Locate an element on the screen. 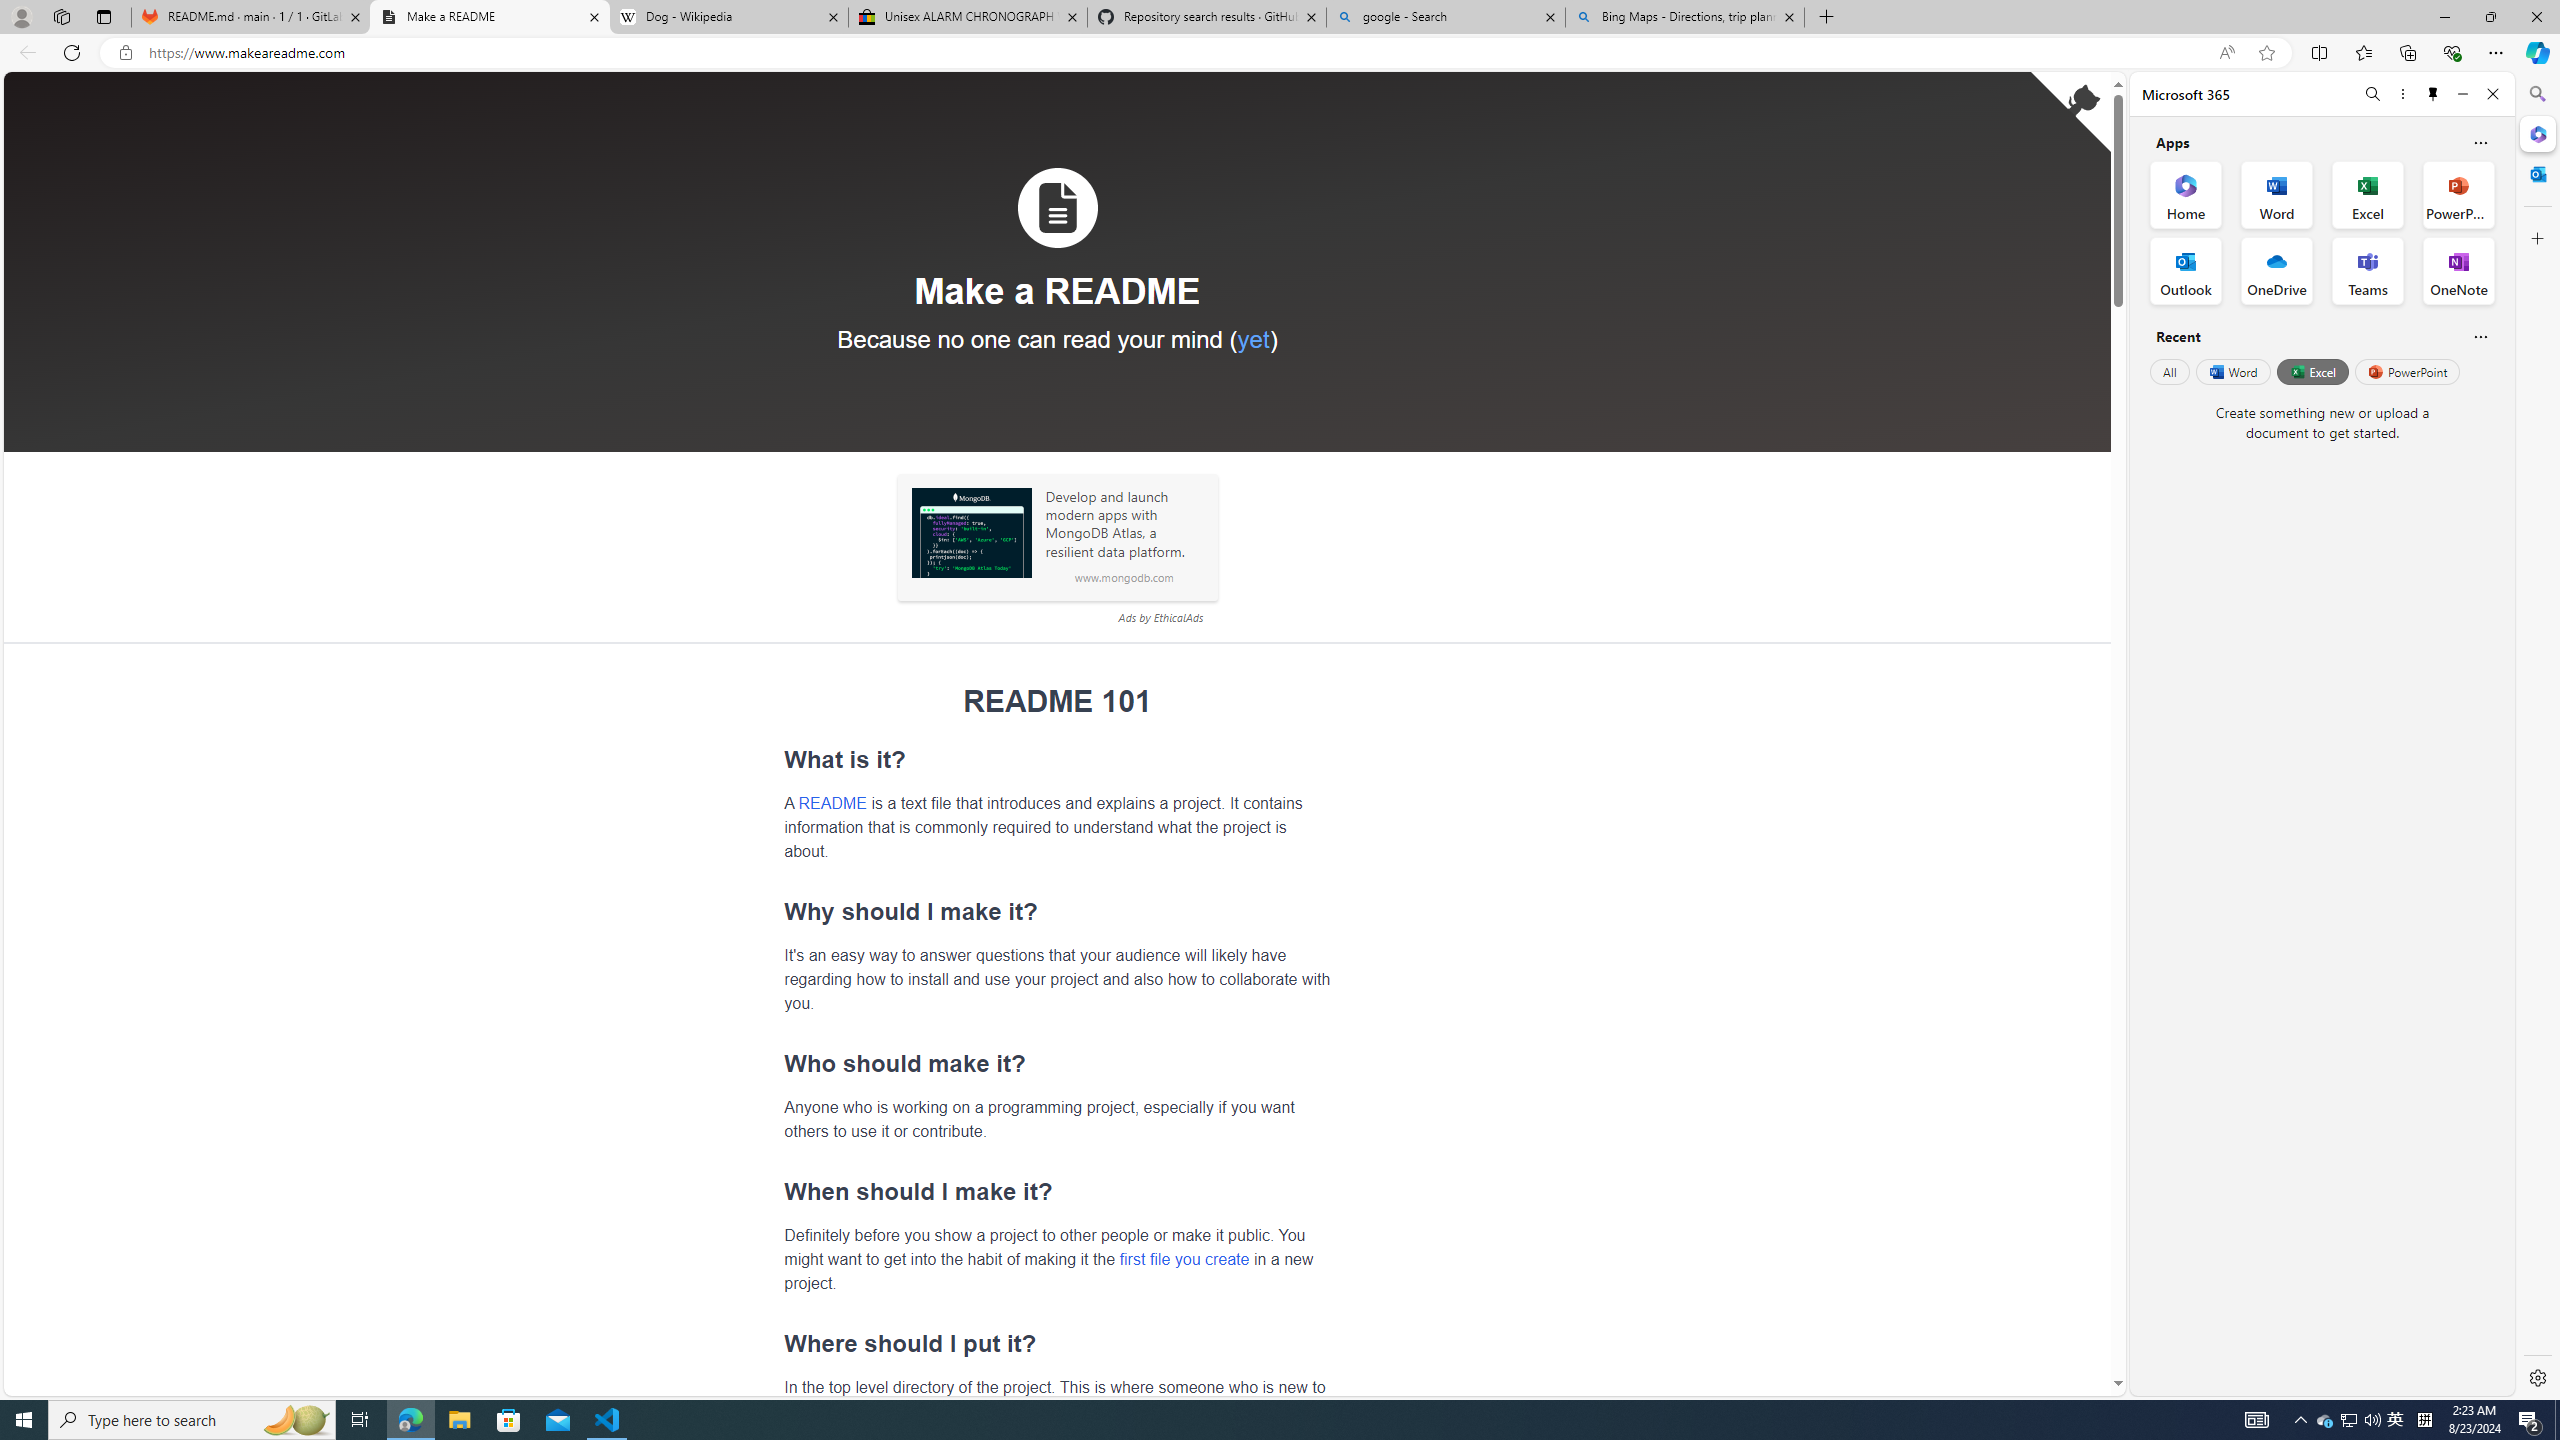  'OneDrive Office App' is located at coordinates (2276, 271).